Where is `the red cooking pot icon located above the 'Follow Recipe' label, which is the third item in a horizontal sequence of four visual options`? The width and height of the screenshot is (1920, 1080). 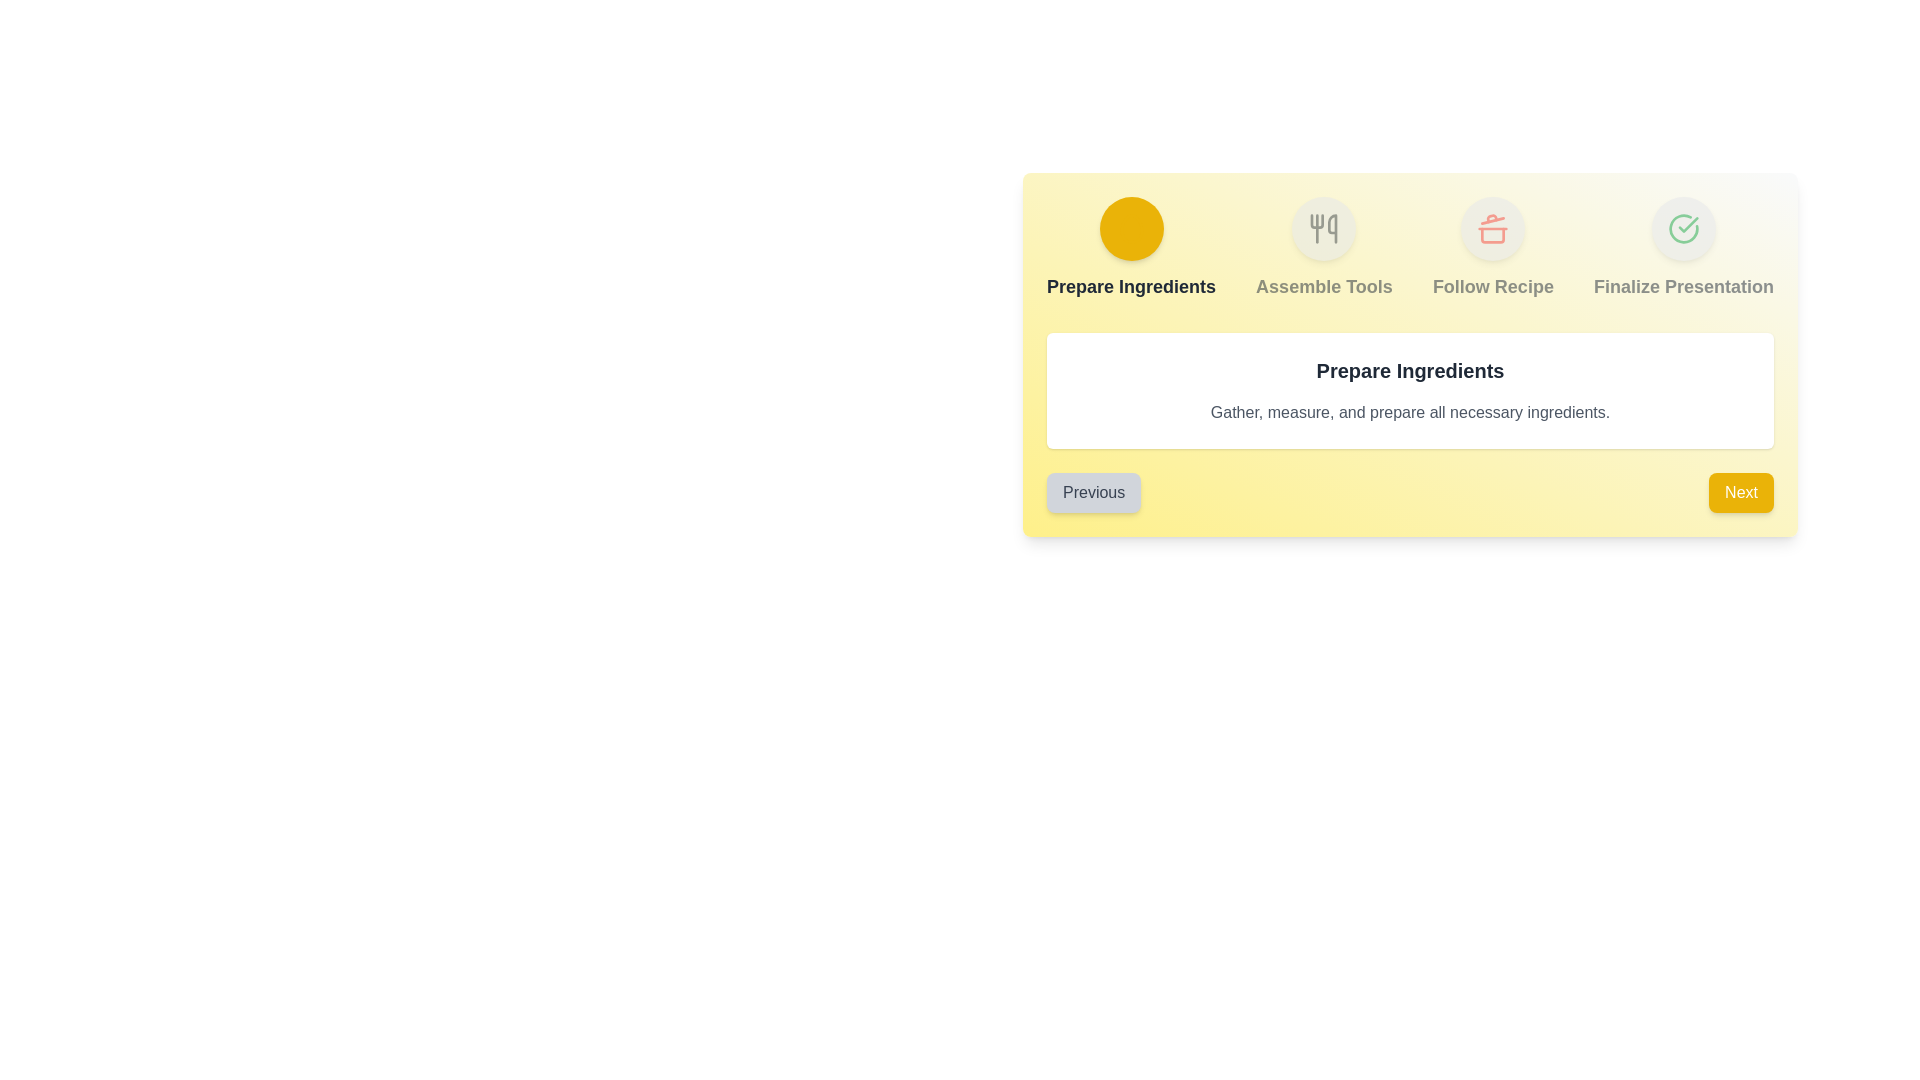 the red cooking pot icon located above the 'Follow Recipe' label, which is the third item in a horizontal sequence of four visual options is located at coordinates (1493, 227).